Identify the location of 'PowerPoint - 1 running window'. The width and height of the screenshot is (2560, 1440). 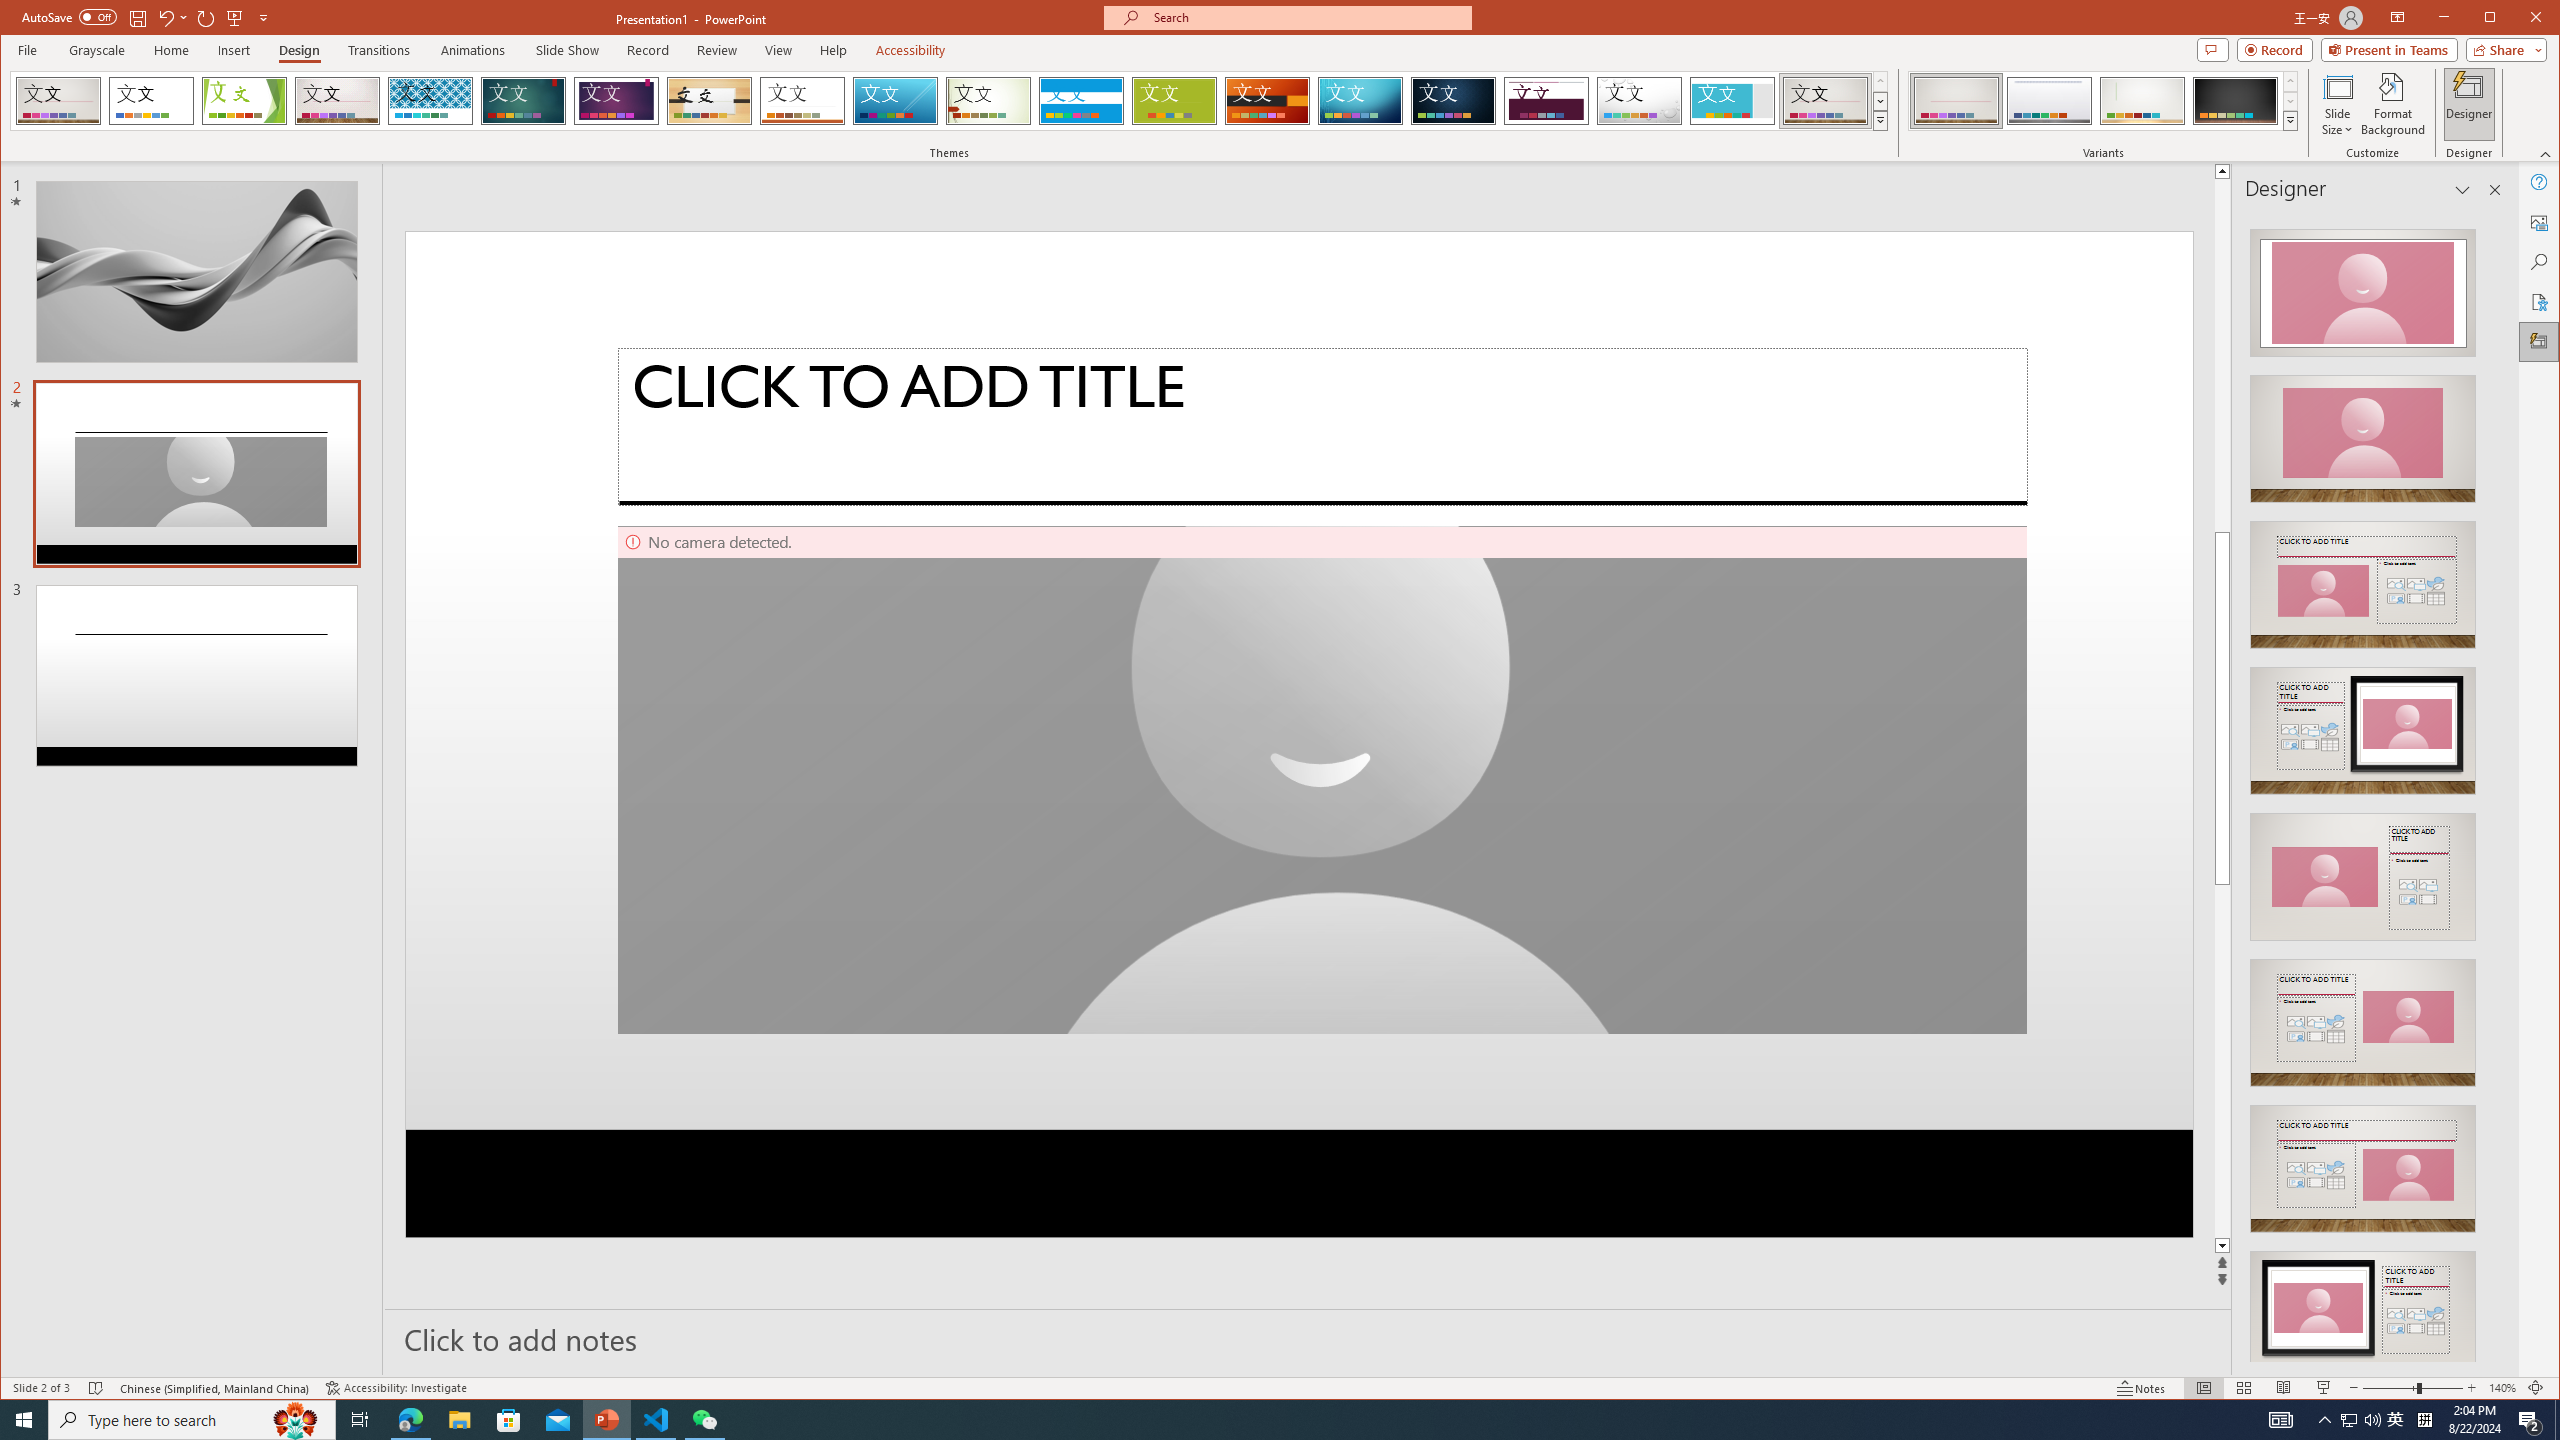
(607, 1418).